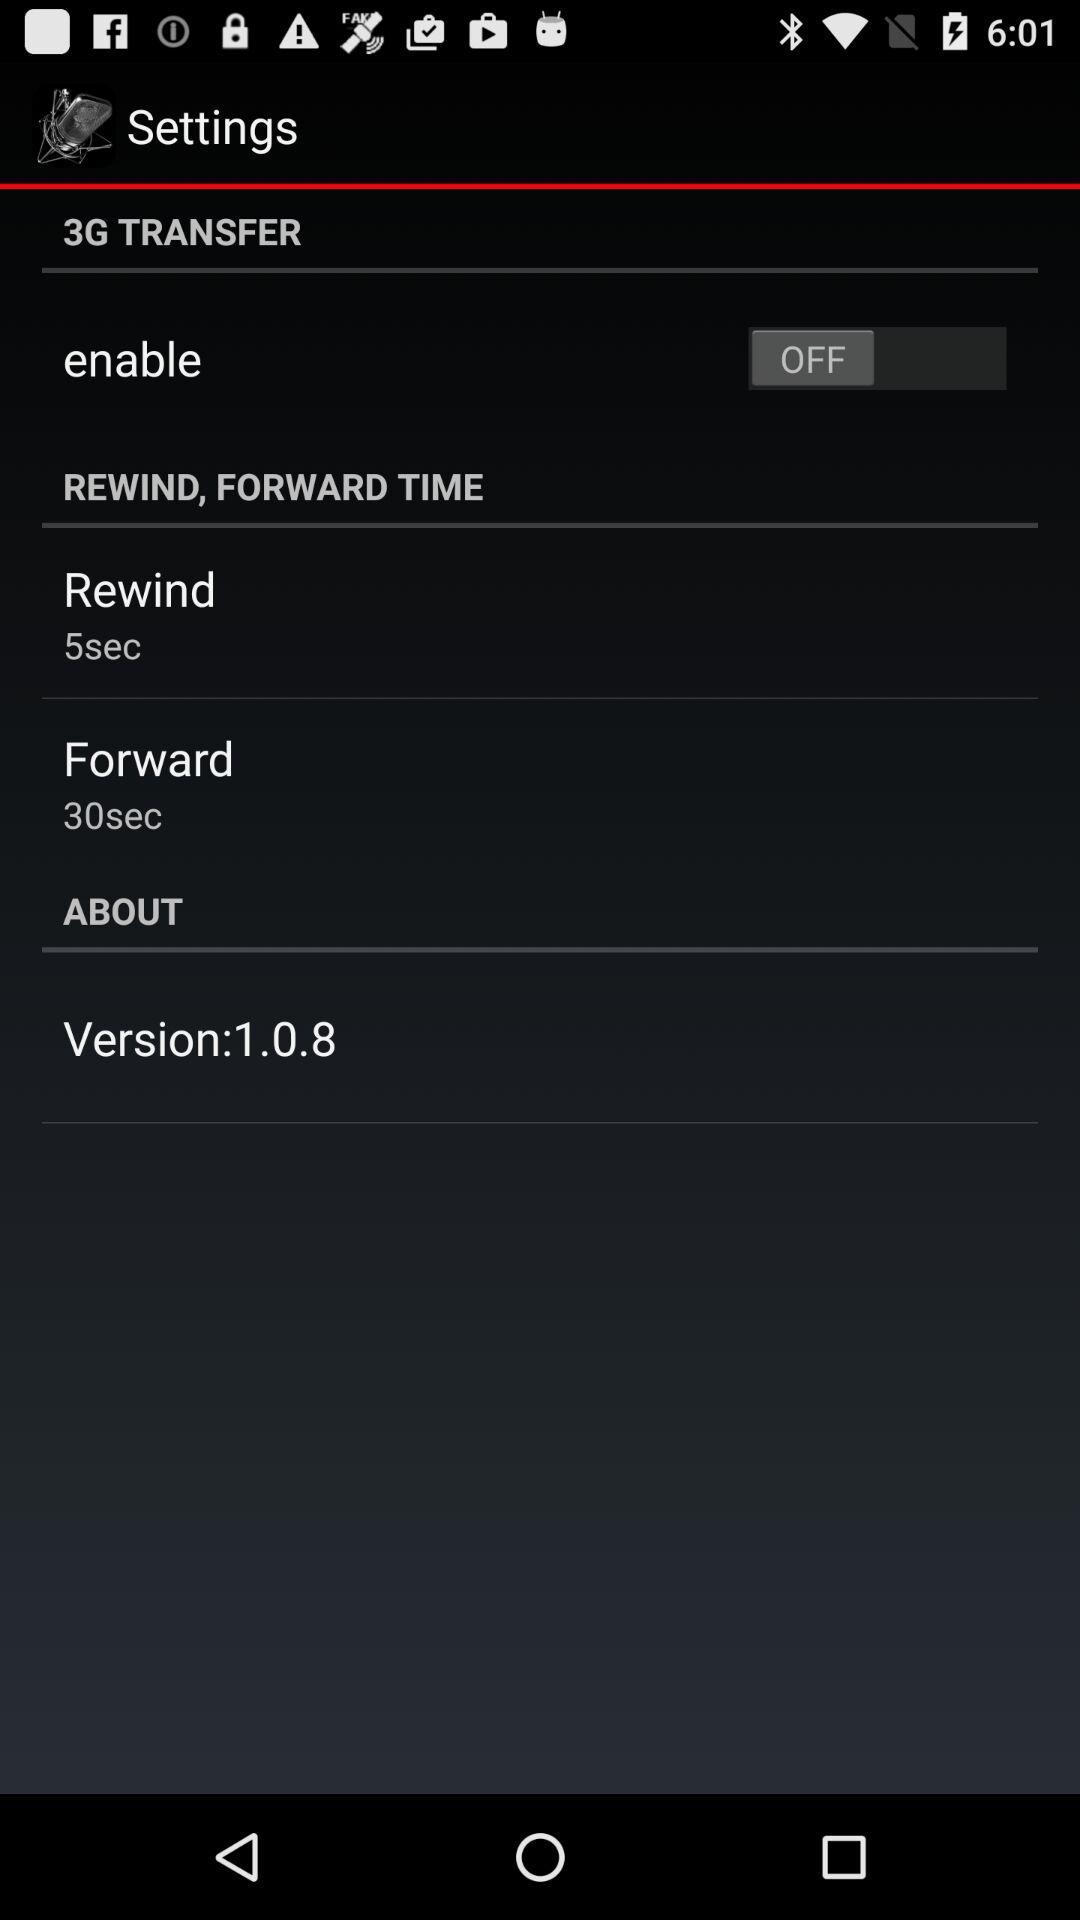  Describe the element at coordinates (540, 485) in the screenshot. I see `the app above rewind item` at that location.